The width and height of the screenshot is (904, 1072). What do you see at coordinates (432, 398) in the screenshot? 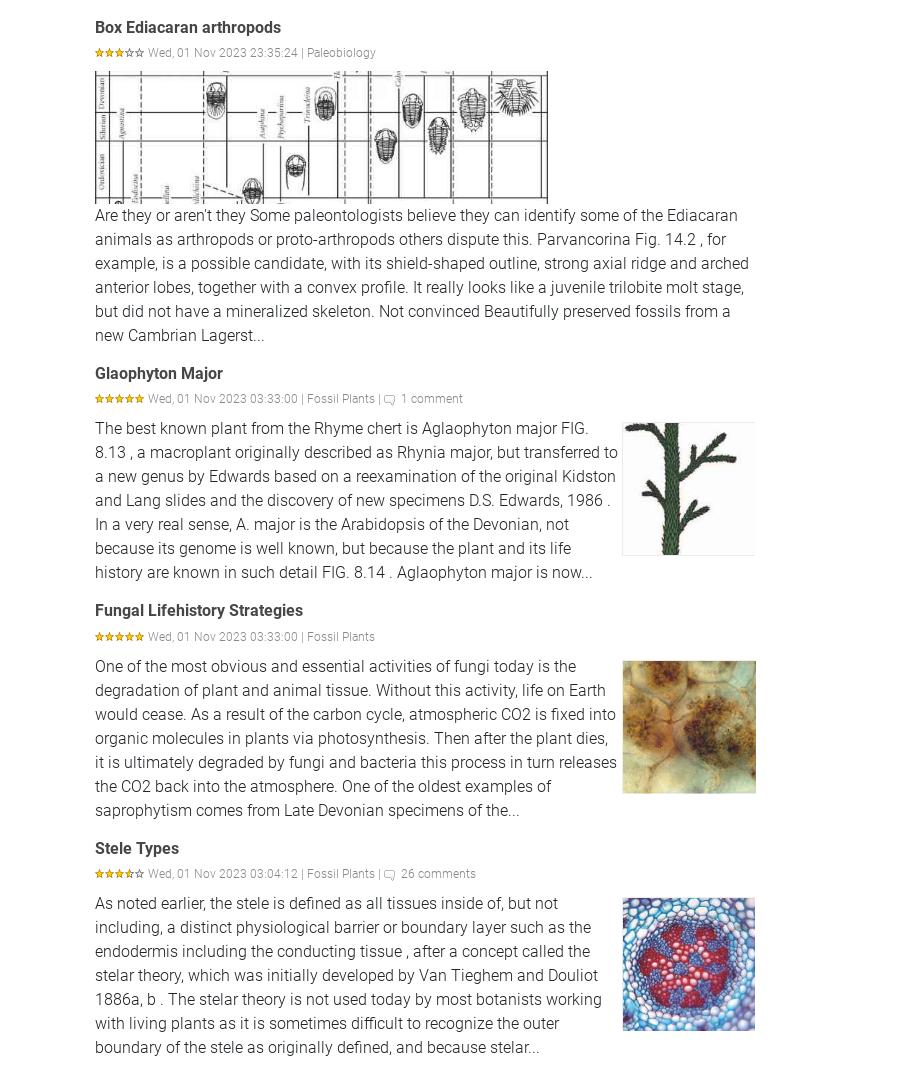
I see `'1 comment'` at bounding box center [432, 398].